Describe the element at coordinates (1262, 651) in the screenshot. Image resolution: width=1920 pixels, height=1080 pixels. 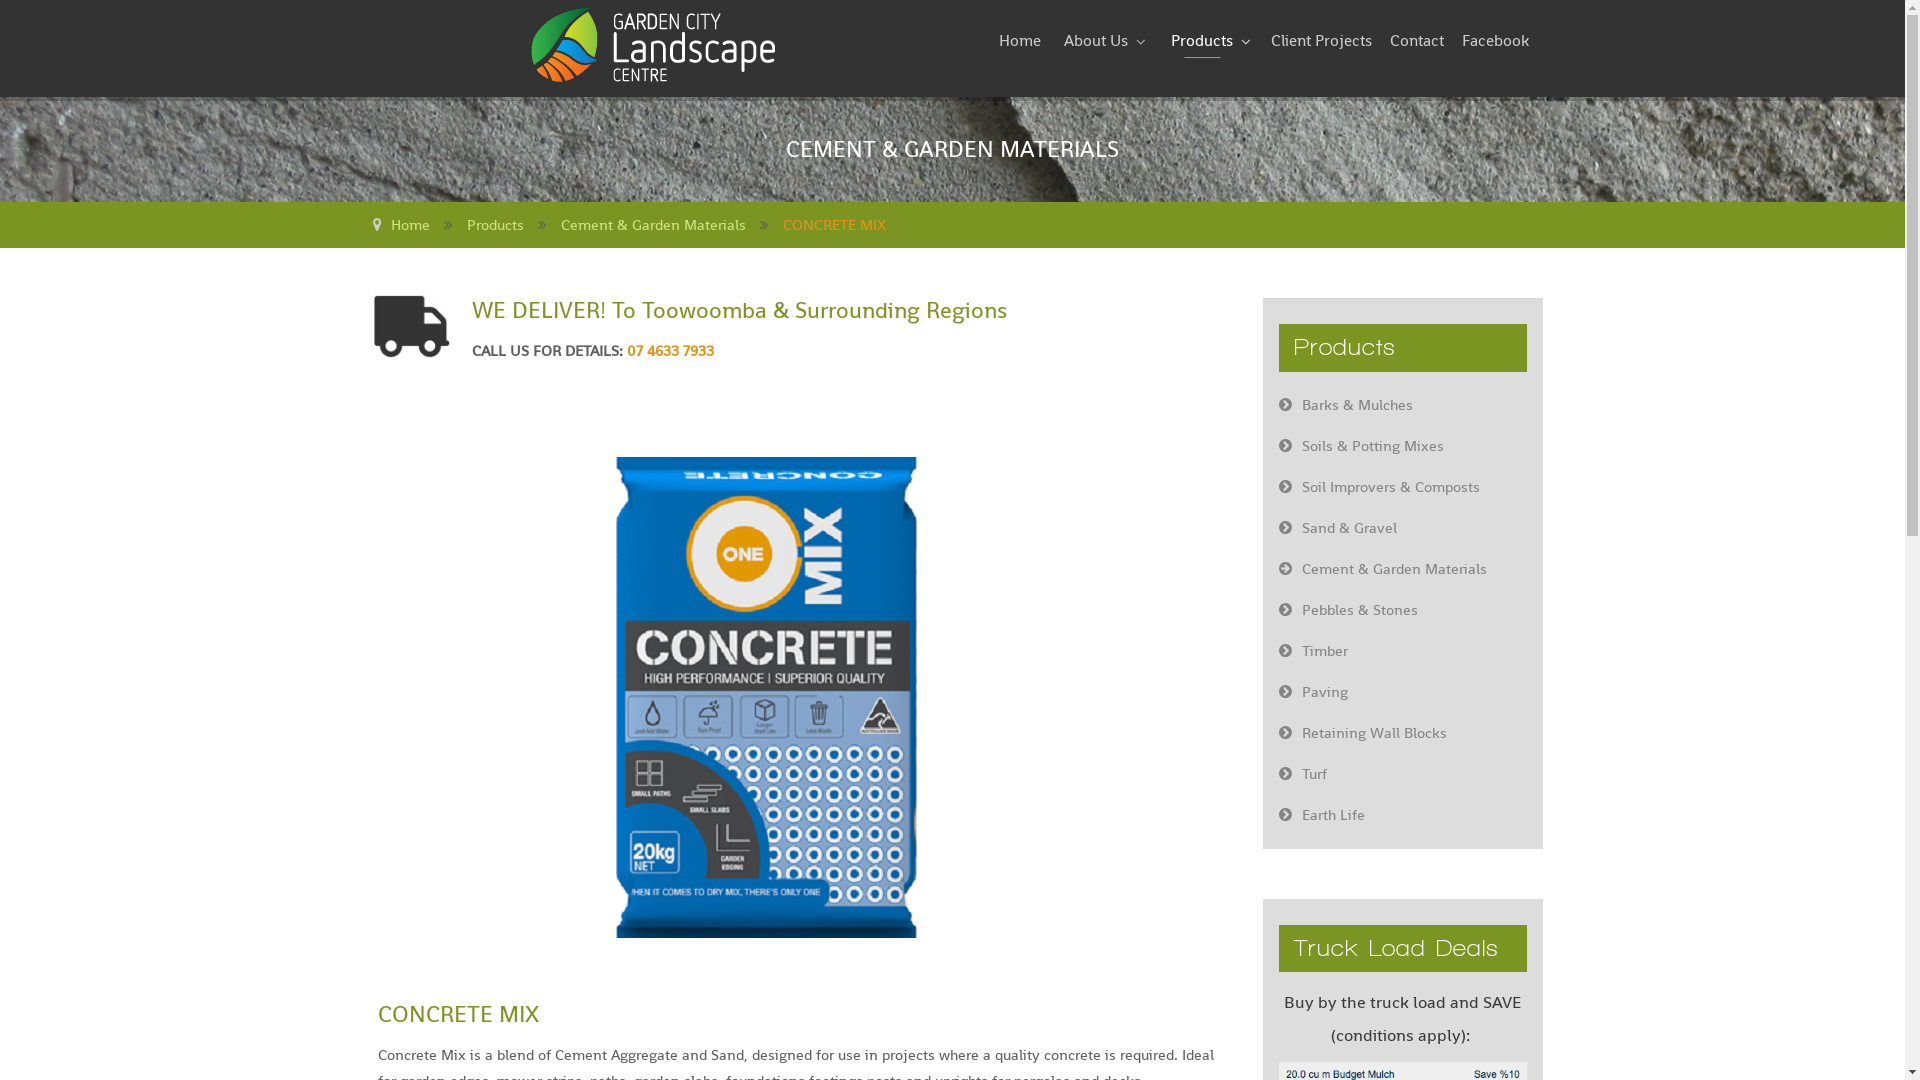
I see `'Timber'` at that location.